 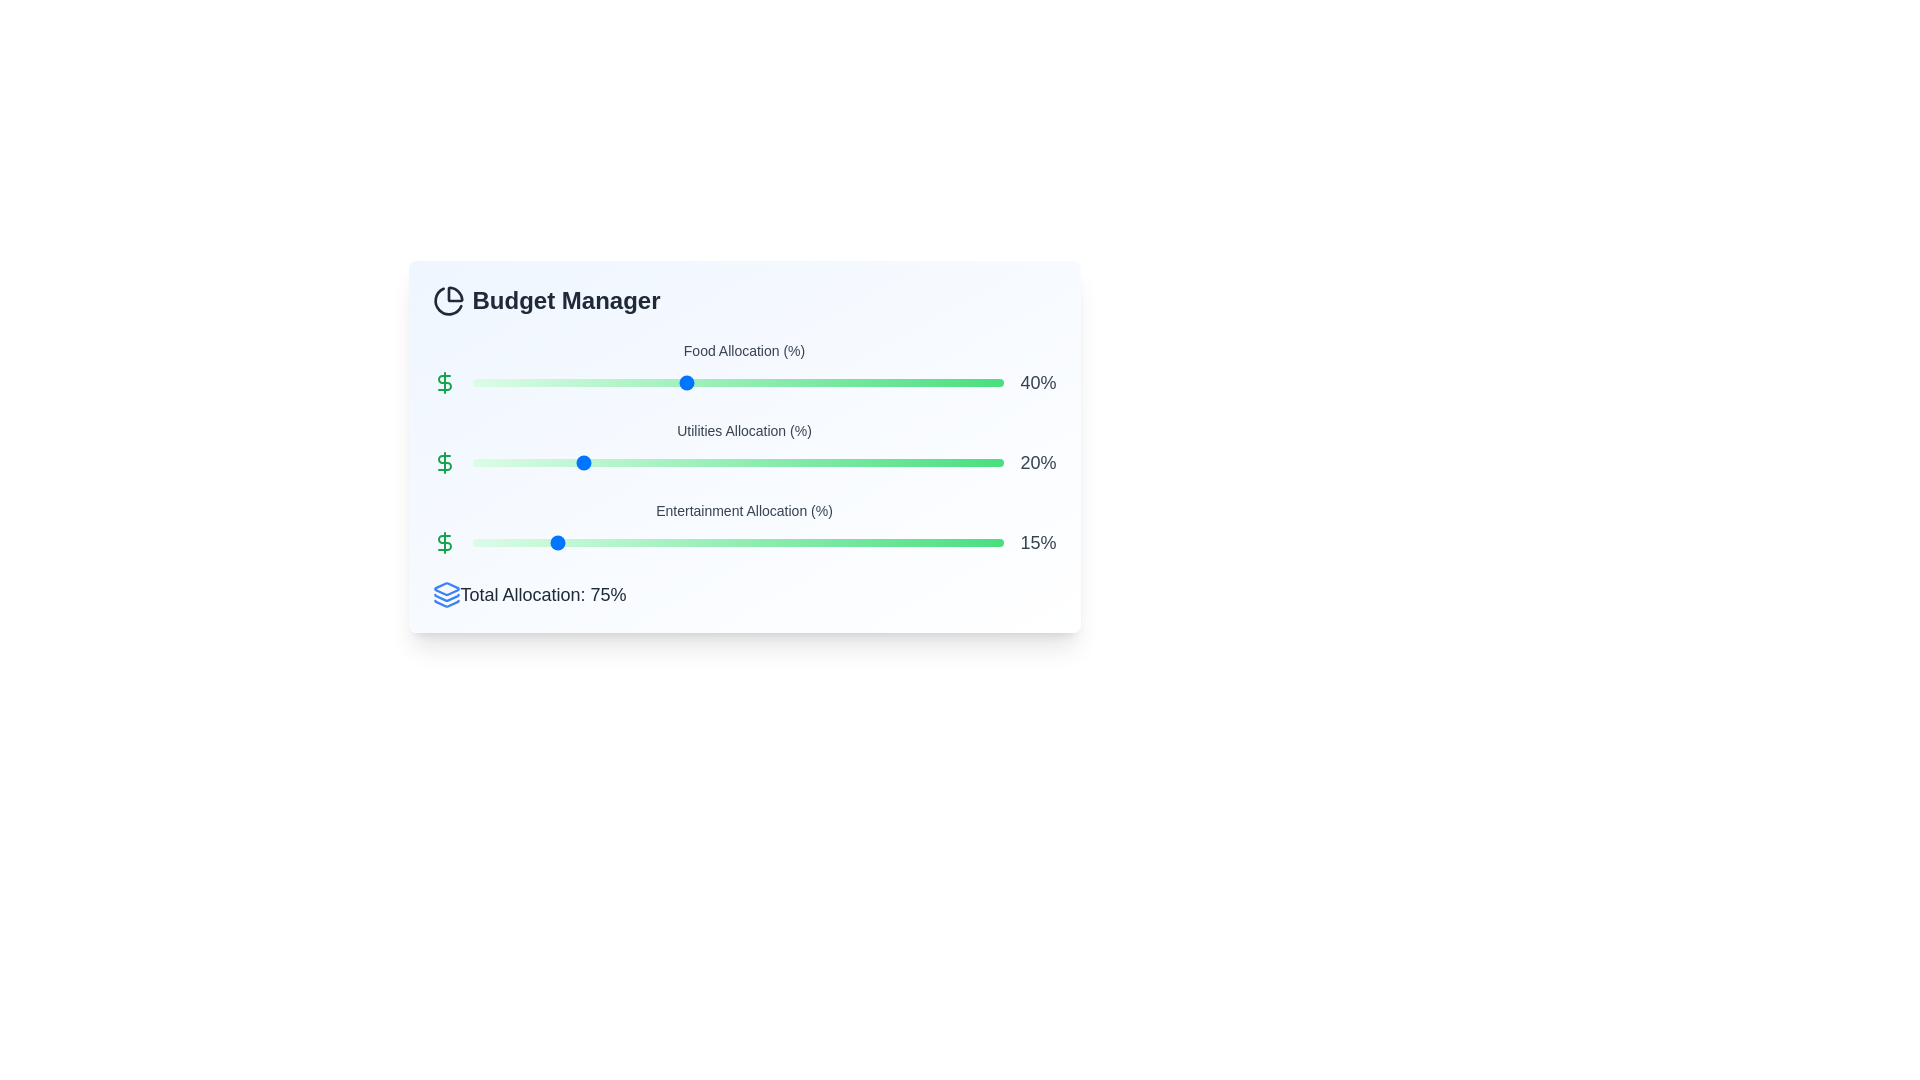 What do you see at coordinates (690, 543) in the screenshot?
I see `the Entertainment Allocation slider to 41%` at bounding box center [690, 543].